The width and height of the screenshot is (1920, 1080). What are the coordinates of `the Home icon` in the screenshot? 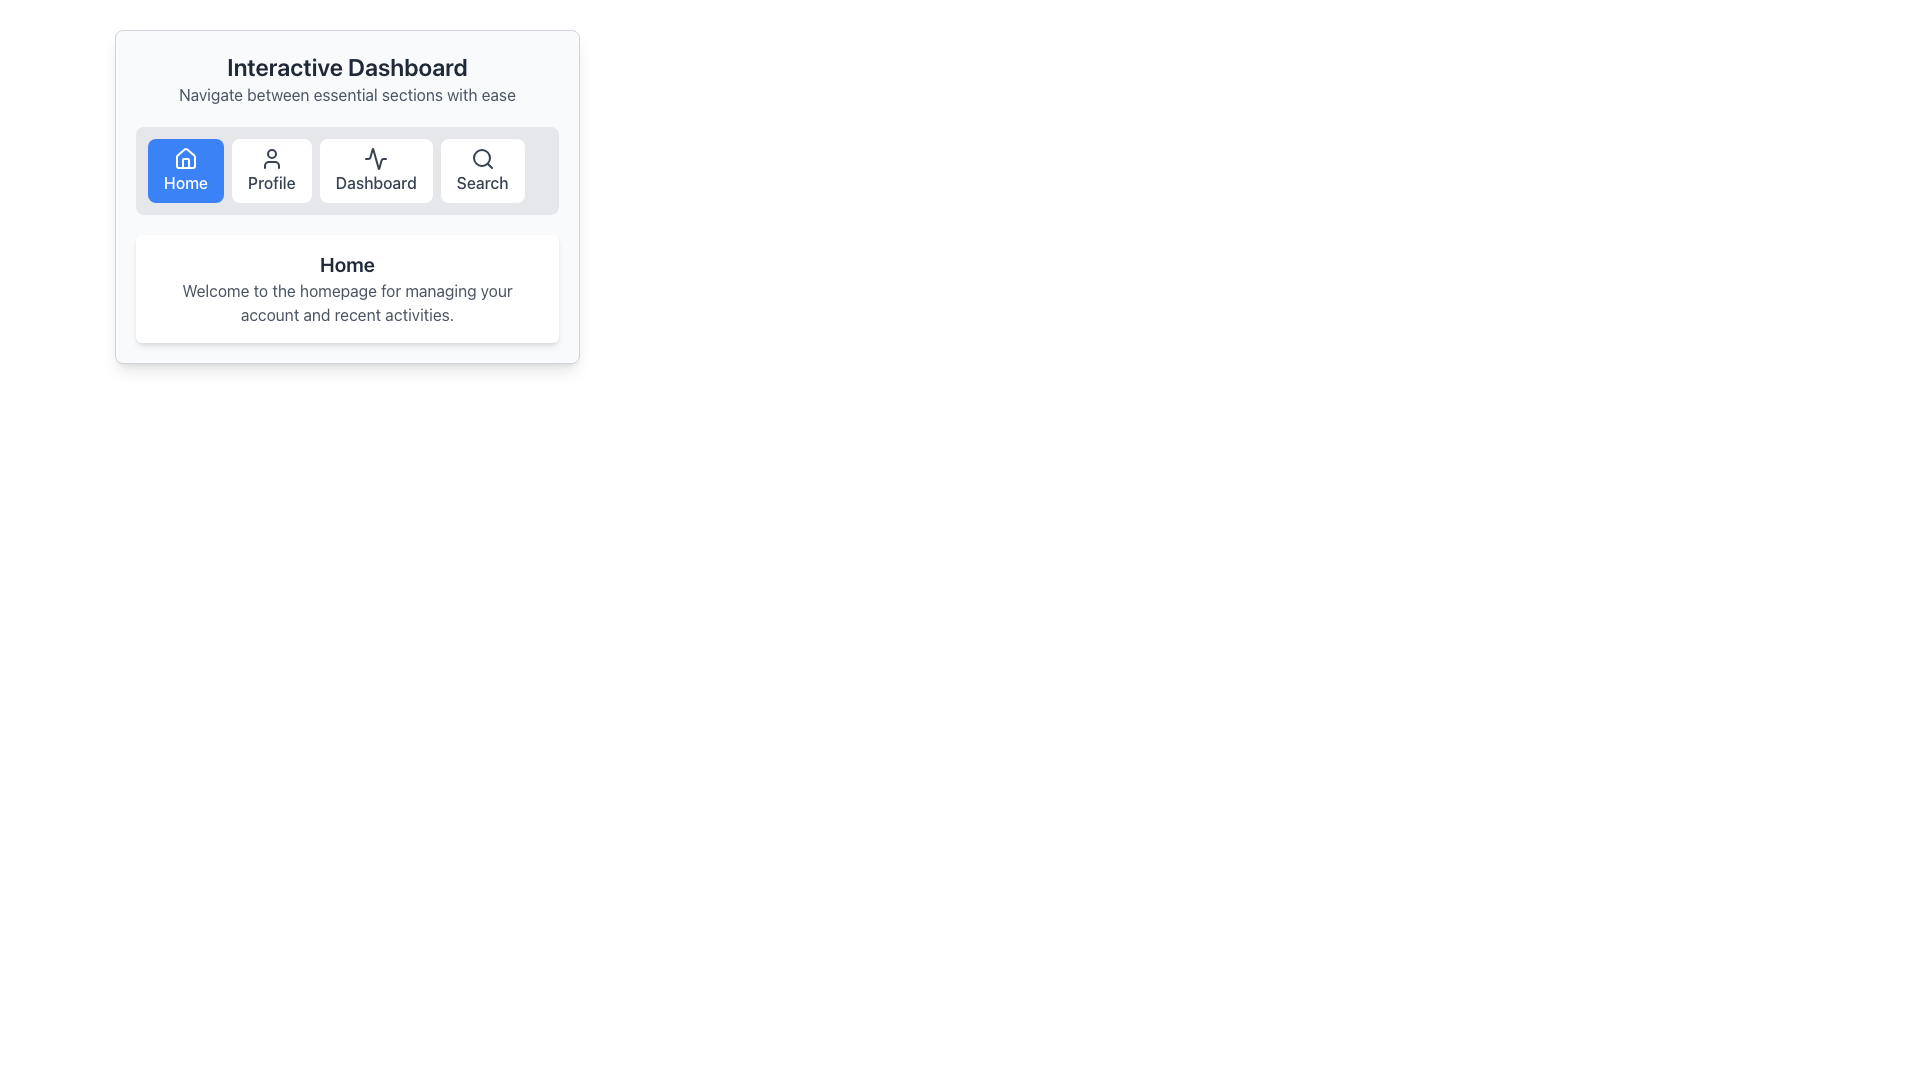 It's located at (186, 157).